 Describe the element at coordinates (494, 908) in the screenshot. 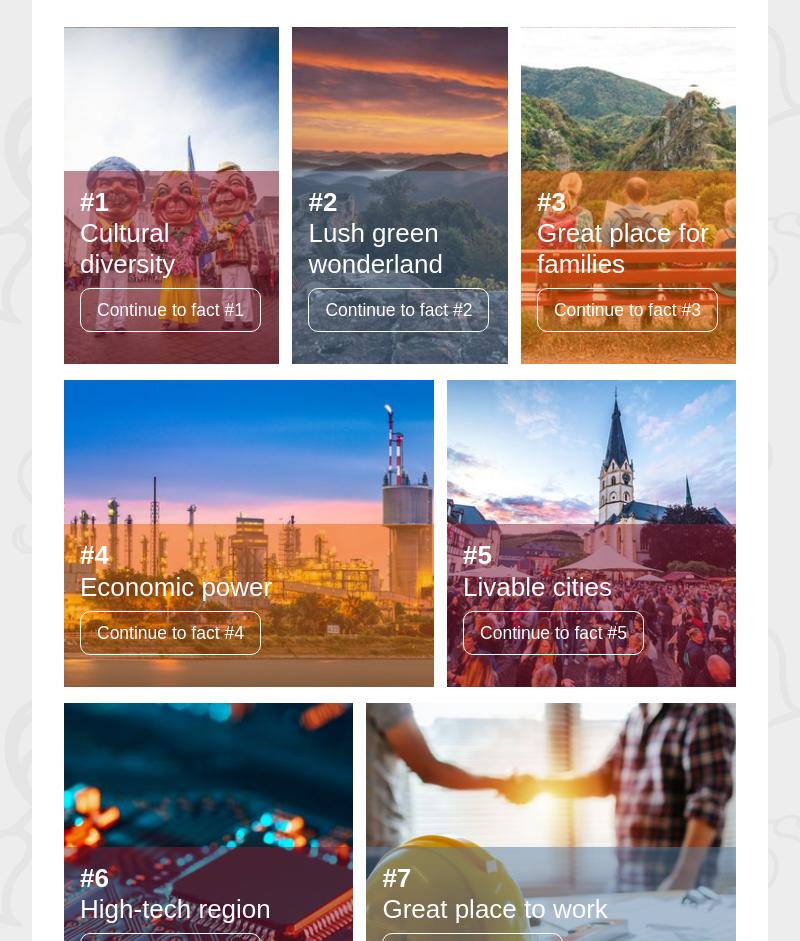

I see `'Great place to work'` at that location.